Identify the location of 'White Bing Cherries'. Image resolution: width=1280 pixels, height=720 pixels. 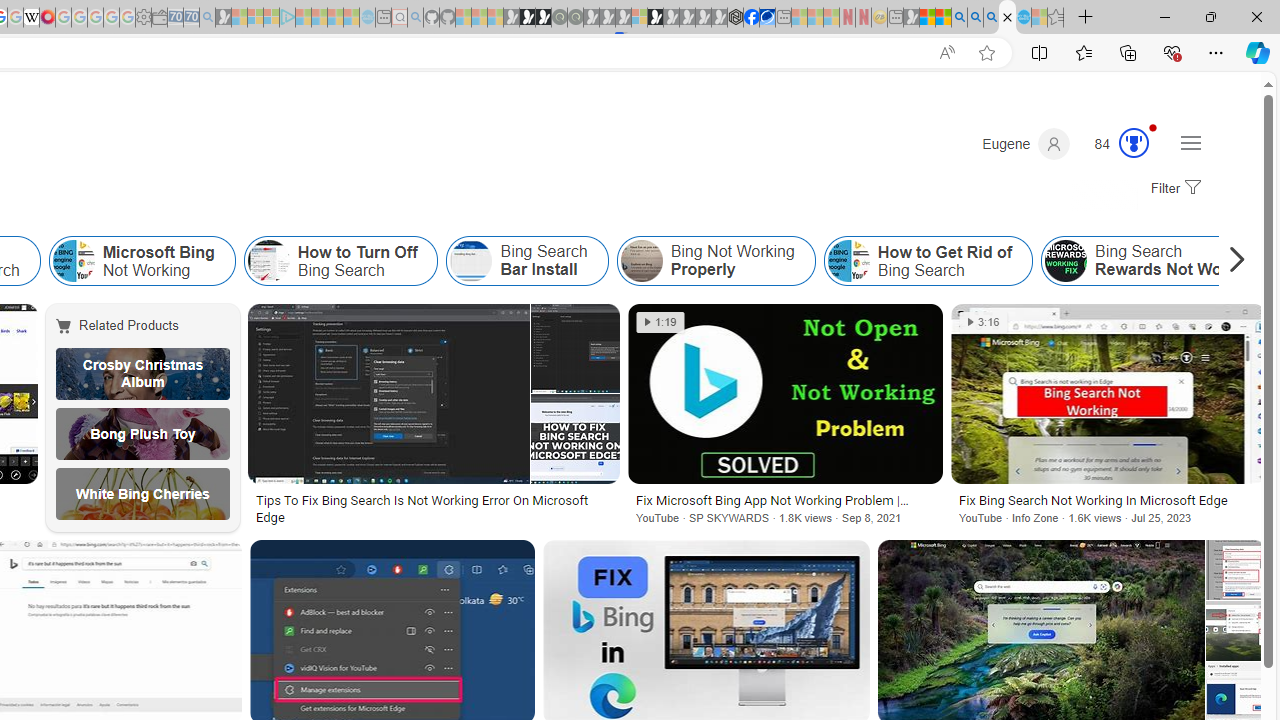
(142, 493).